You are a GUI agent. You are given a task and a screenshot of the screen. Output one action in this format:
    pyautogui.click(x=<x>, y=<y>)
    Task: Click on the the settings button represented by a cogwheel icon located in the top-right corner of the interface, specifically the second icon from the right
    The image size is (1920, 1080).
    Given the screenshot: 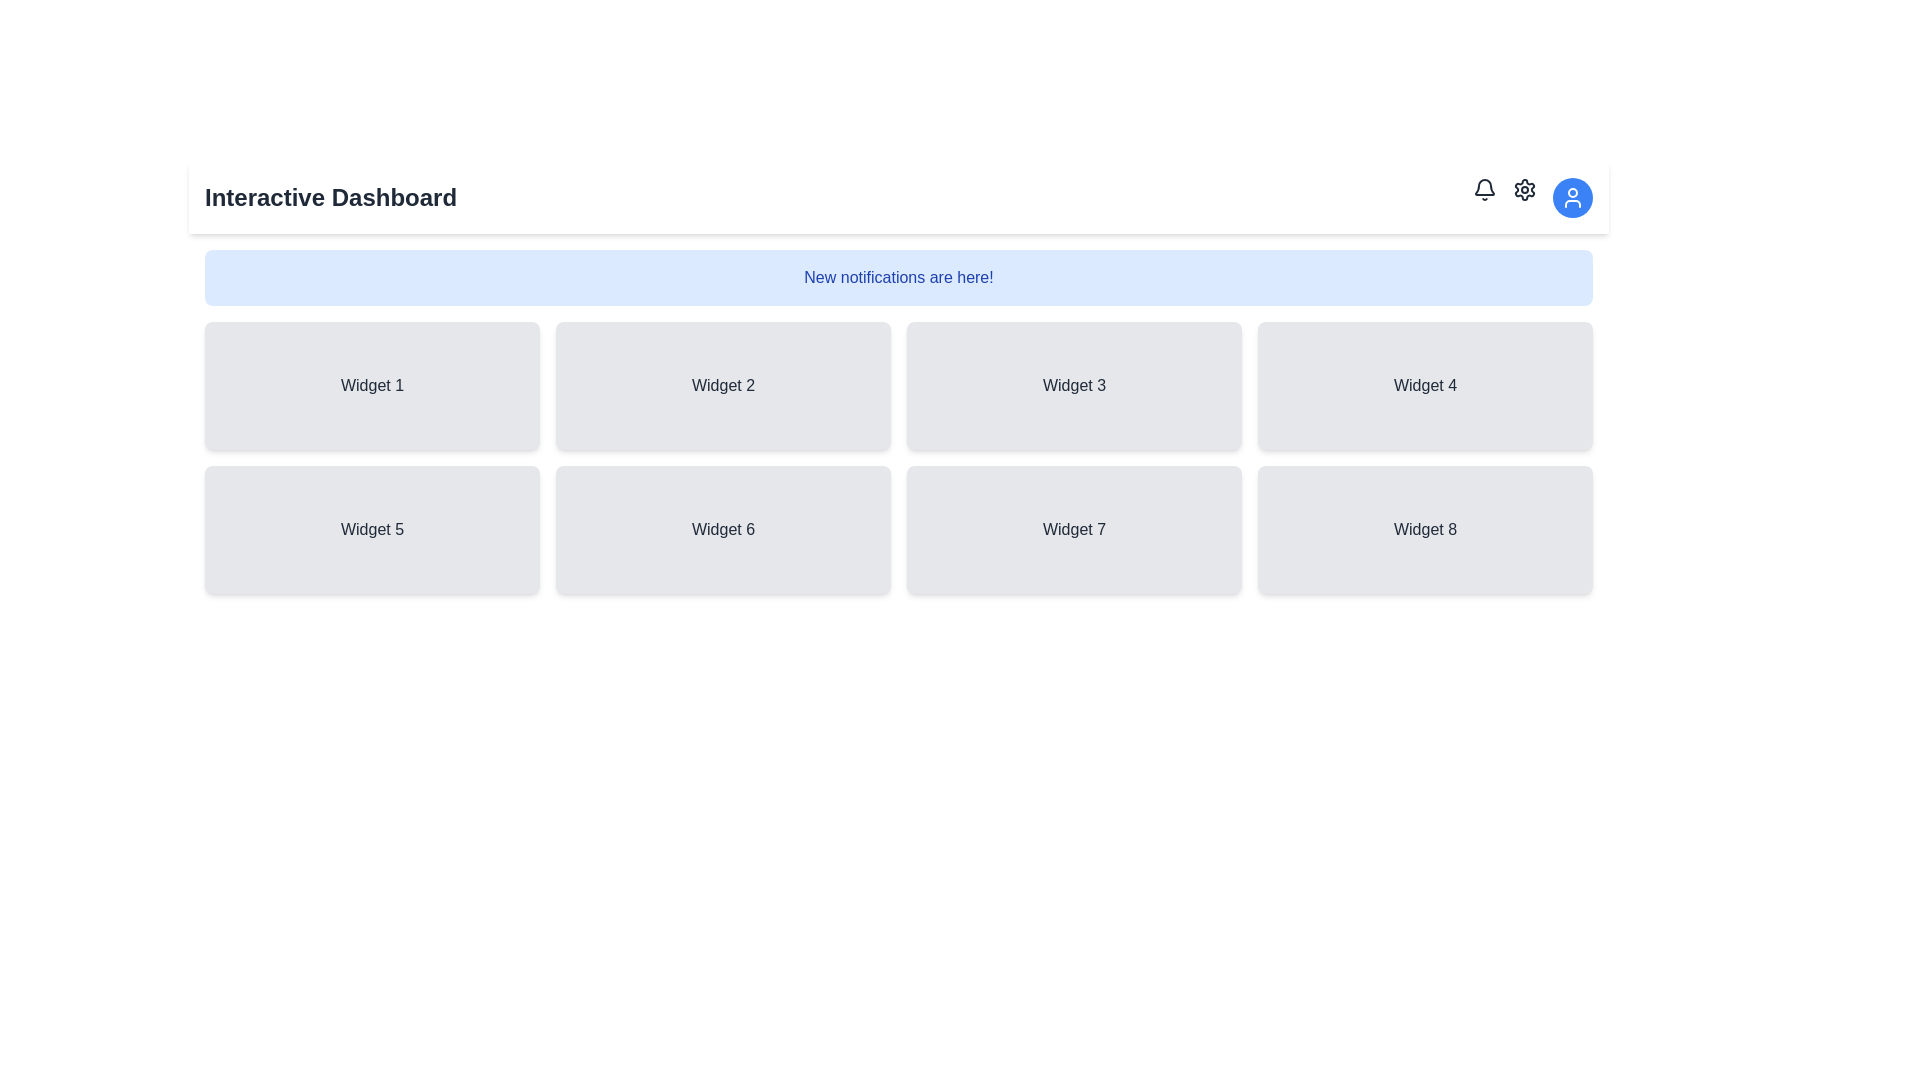 What is the action you would take?
    pyautogui.click(x=1524, y=189)
    